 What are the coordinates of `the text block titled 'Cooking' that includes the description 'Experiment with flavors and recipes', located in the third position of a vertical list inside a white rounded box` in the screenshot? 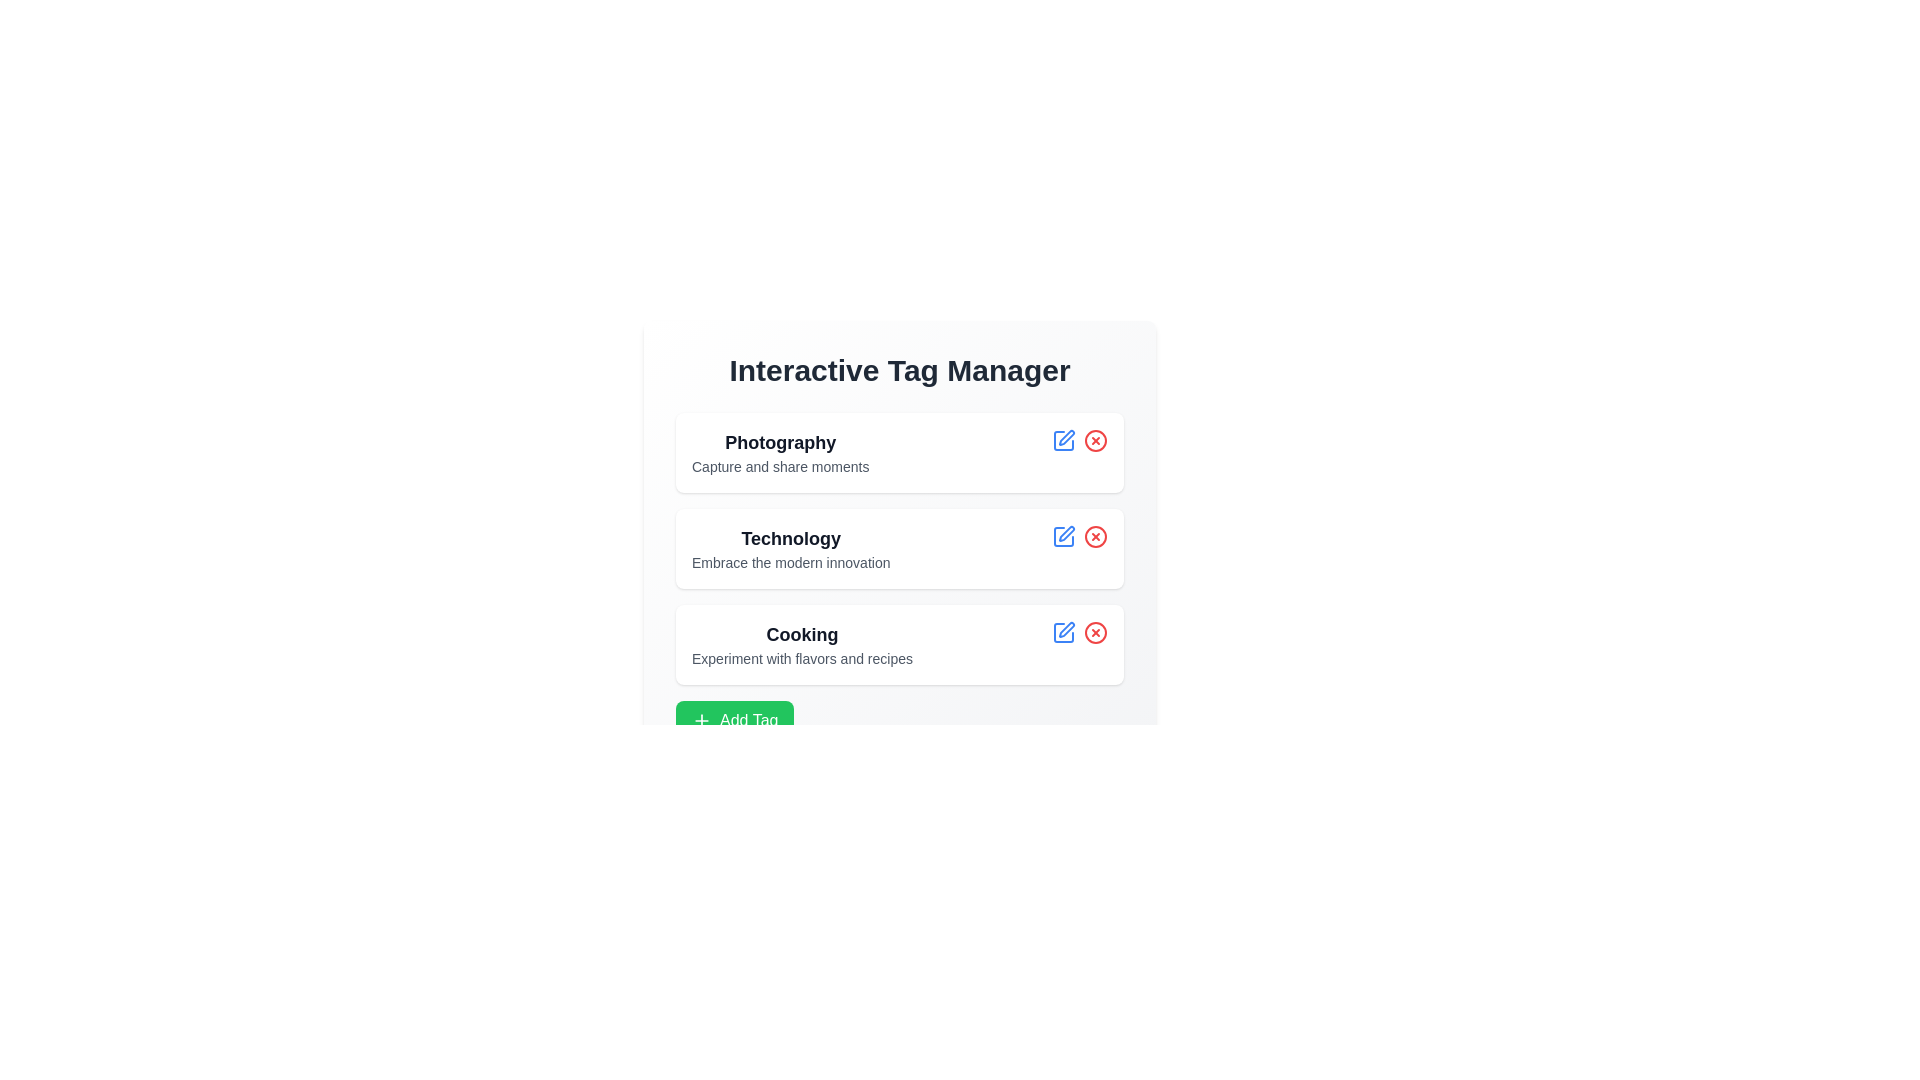 It's located at (802, 644).